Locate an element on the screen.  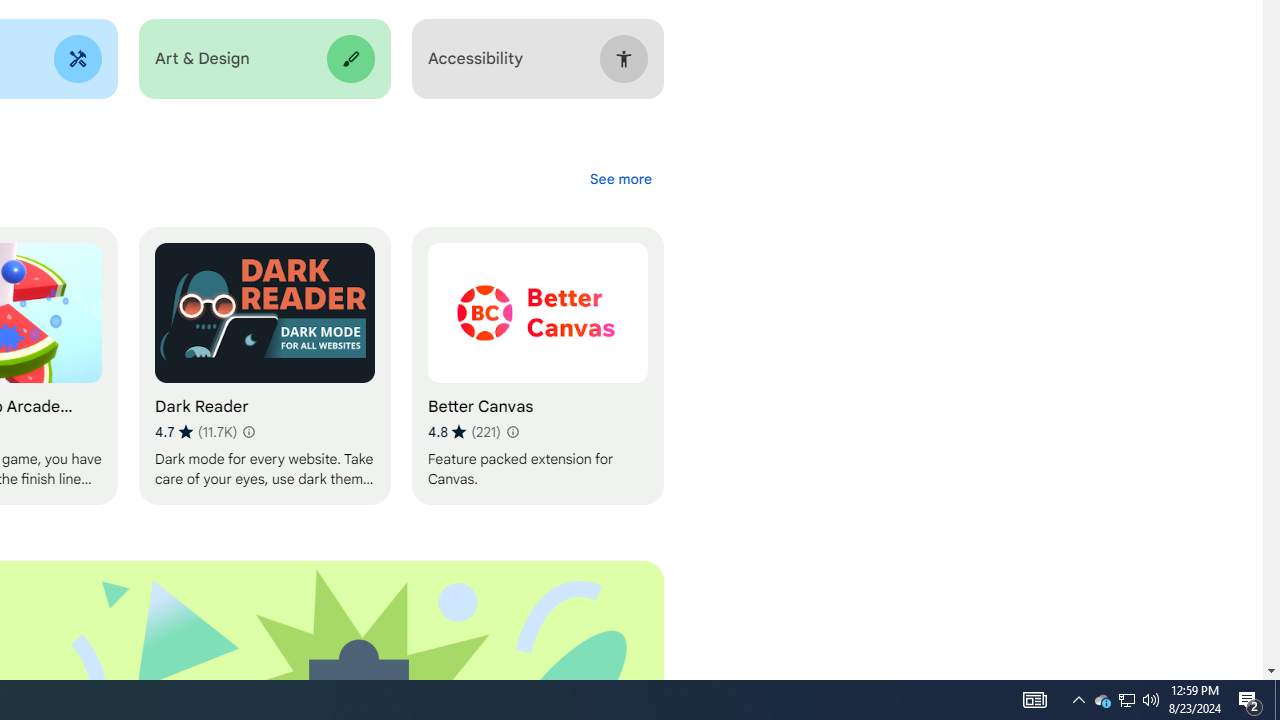
'Learn more about results and reviews "Dark Reader"' is located at coordinates (246, 431).